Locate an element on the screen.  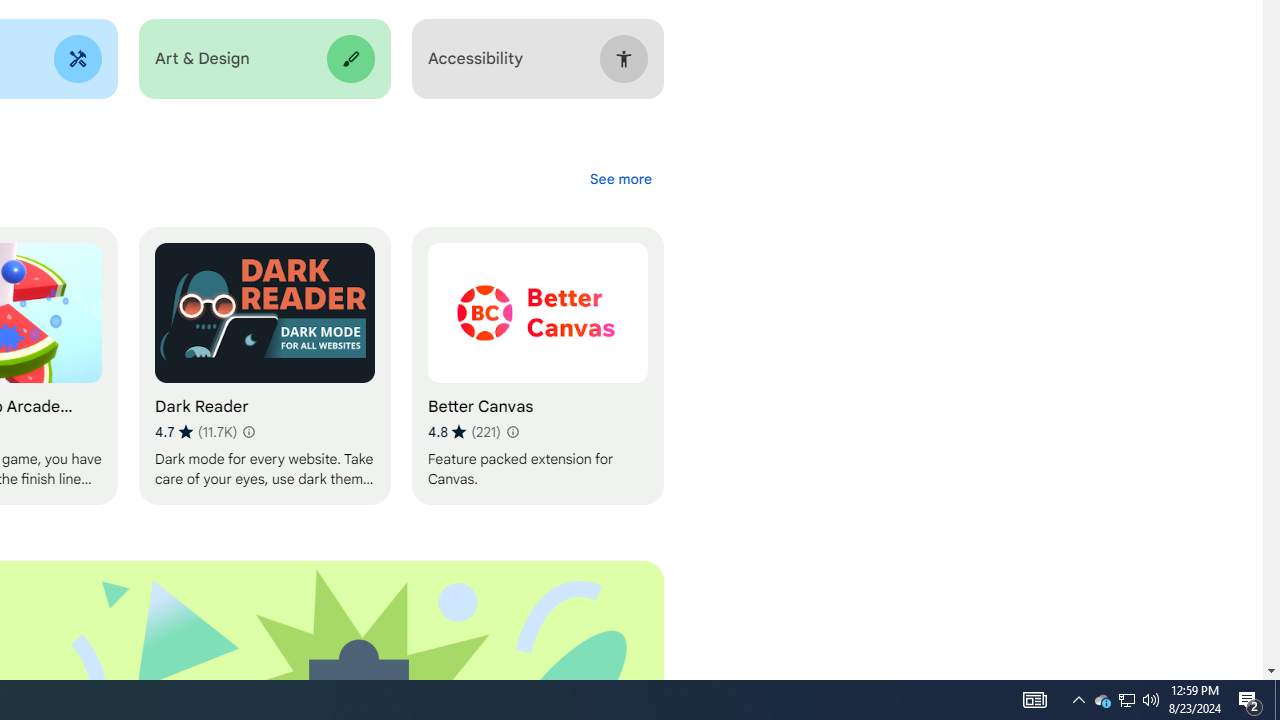
'Learn more about results and reviews "Dark Reader"' is located at coordinates (246, 431).